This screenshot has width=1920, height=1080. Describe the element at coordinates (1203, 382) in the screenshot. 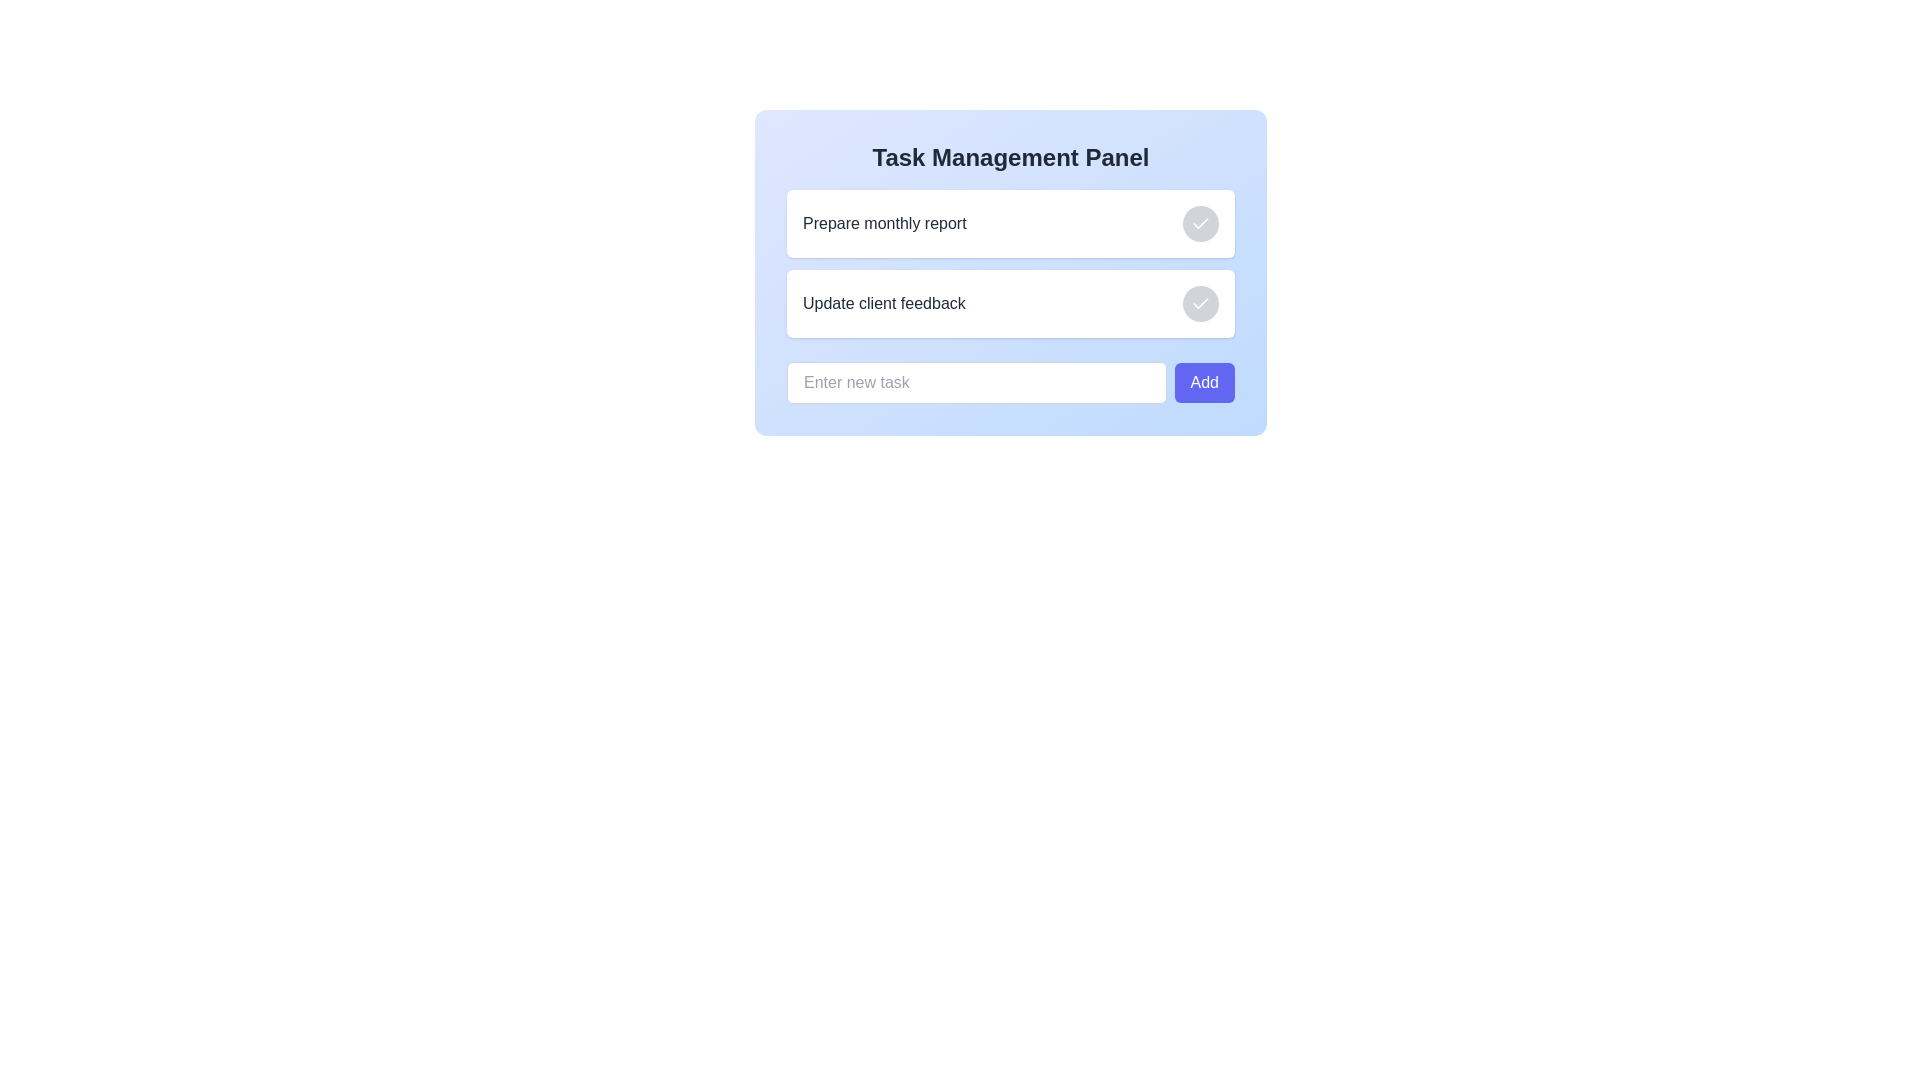

I see `the 'Add' button, which is a medium-sized indigo button with white text, located within the 'Task Management Panel'` at that location.